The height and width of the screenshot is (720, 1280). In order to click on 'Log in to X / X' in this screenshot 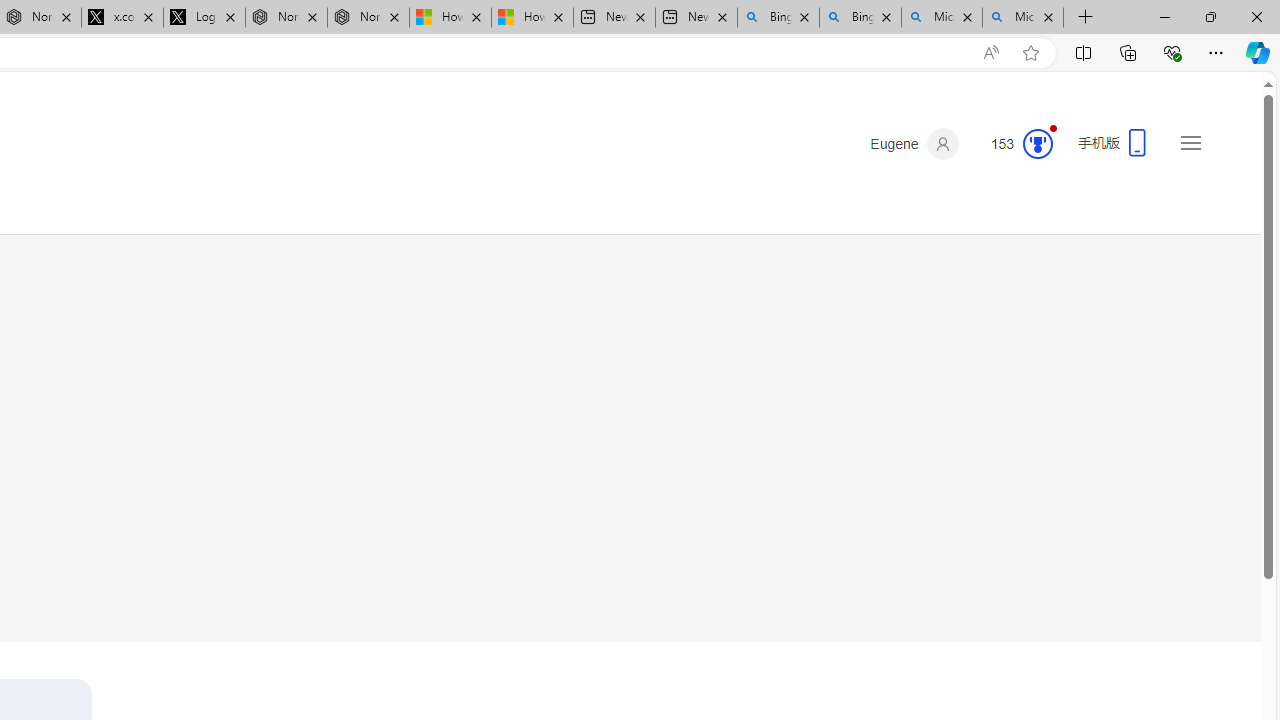, I will do `click(204, 17)`.